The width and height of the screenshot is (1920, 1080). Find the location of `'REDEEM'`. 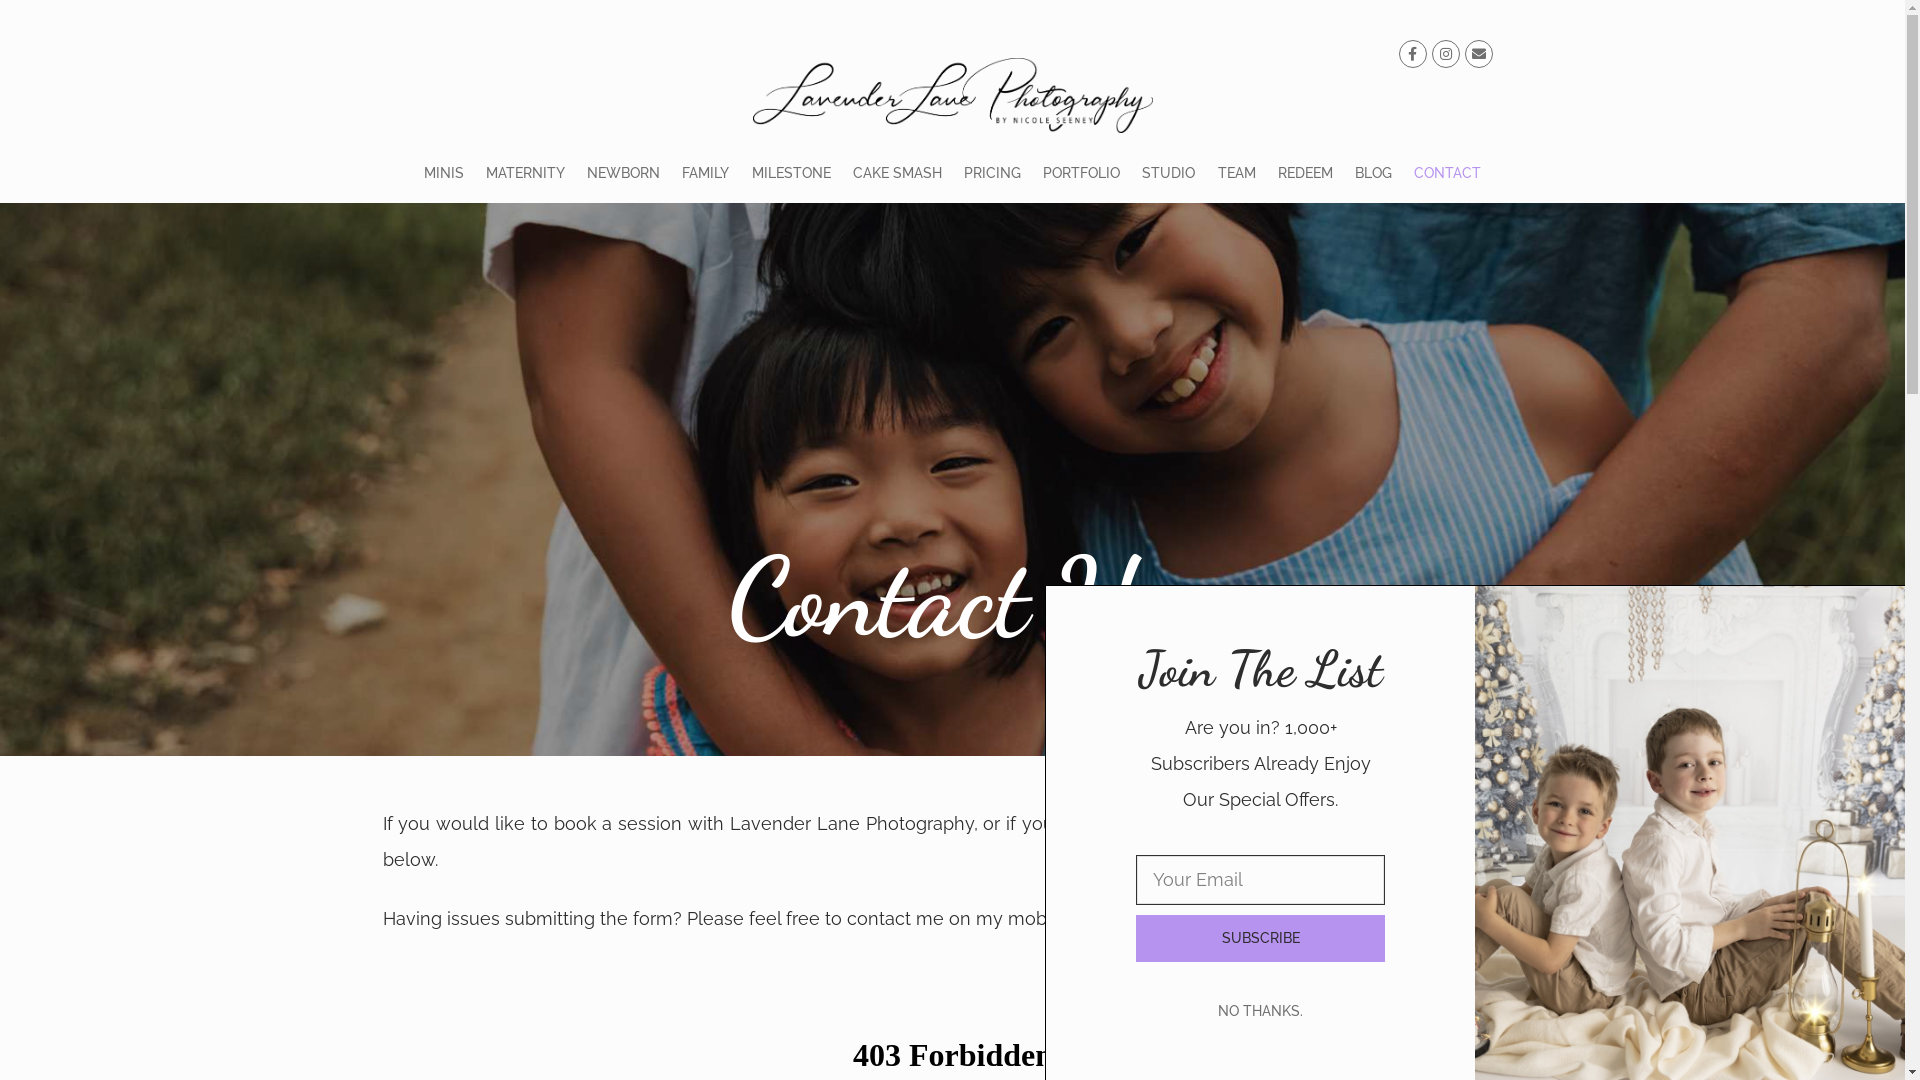

'REDEEM' is located at coordinates (1305, 172).